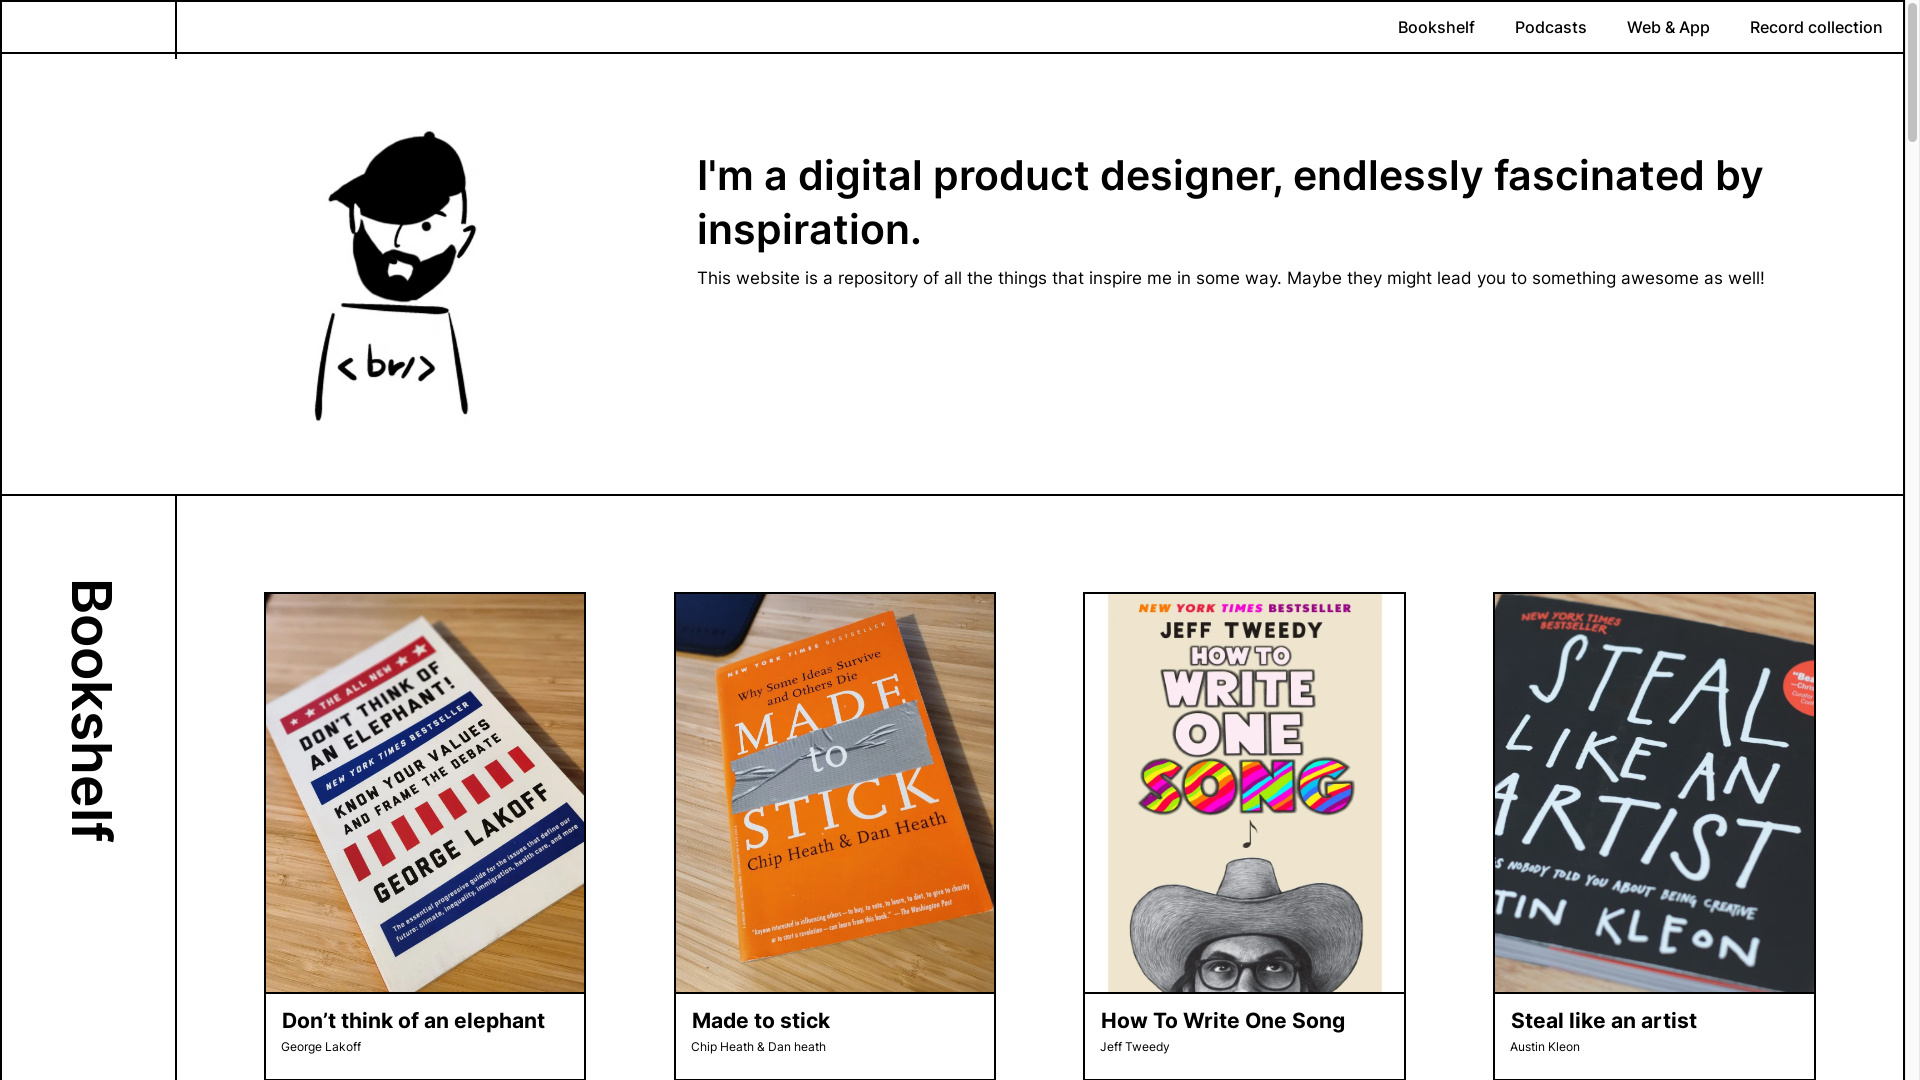  Describe the element at coordinates (1549, 27) in the screenshot. I see `'Podcasts'` at that location.